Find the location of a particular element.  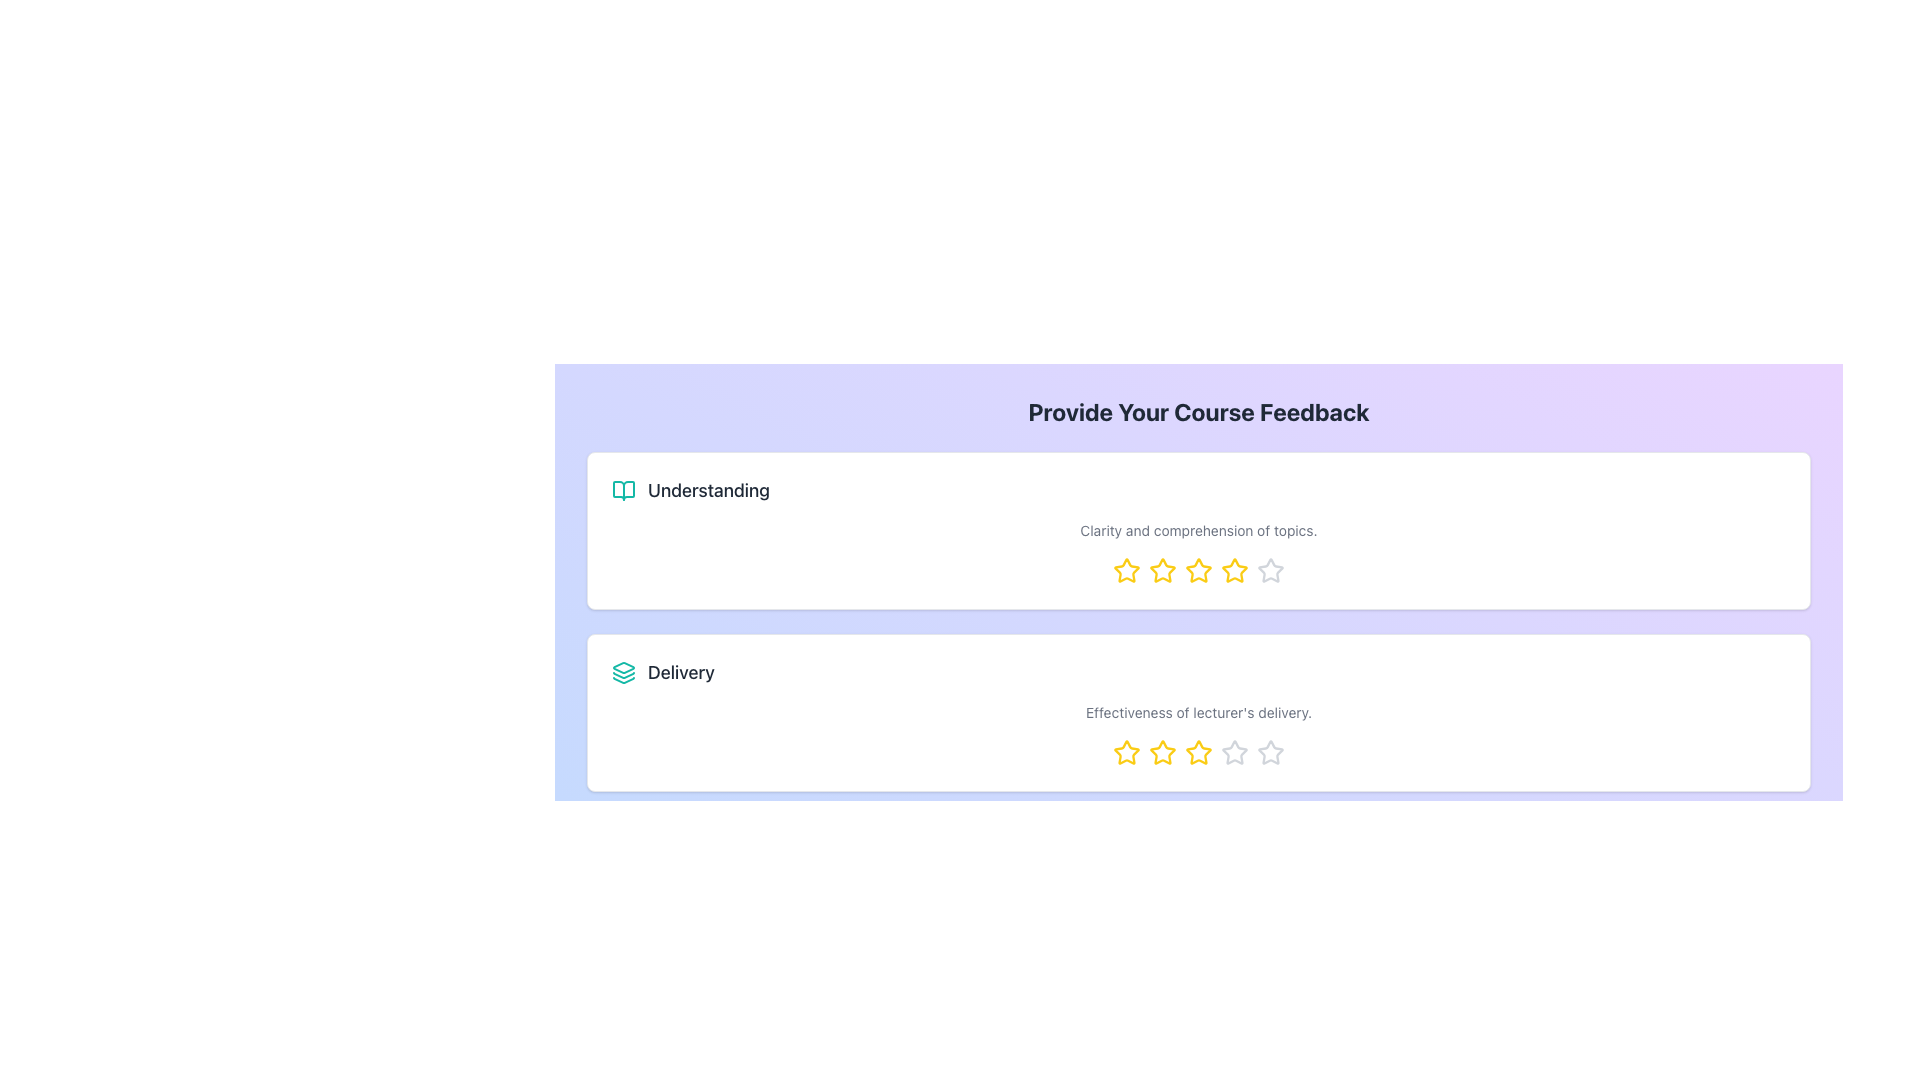

the third yellow star button is located at coordinates (1162, 570).